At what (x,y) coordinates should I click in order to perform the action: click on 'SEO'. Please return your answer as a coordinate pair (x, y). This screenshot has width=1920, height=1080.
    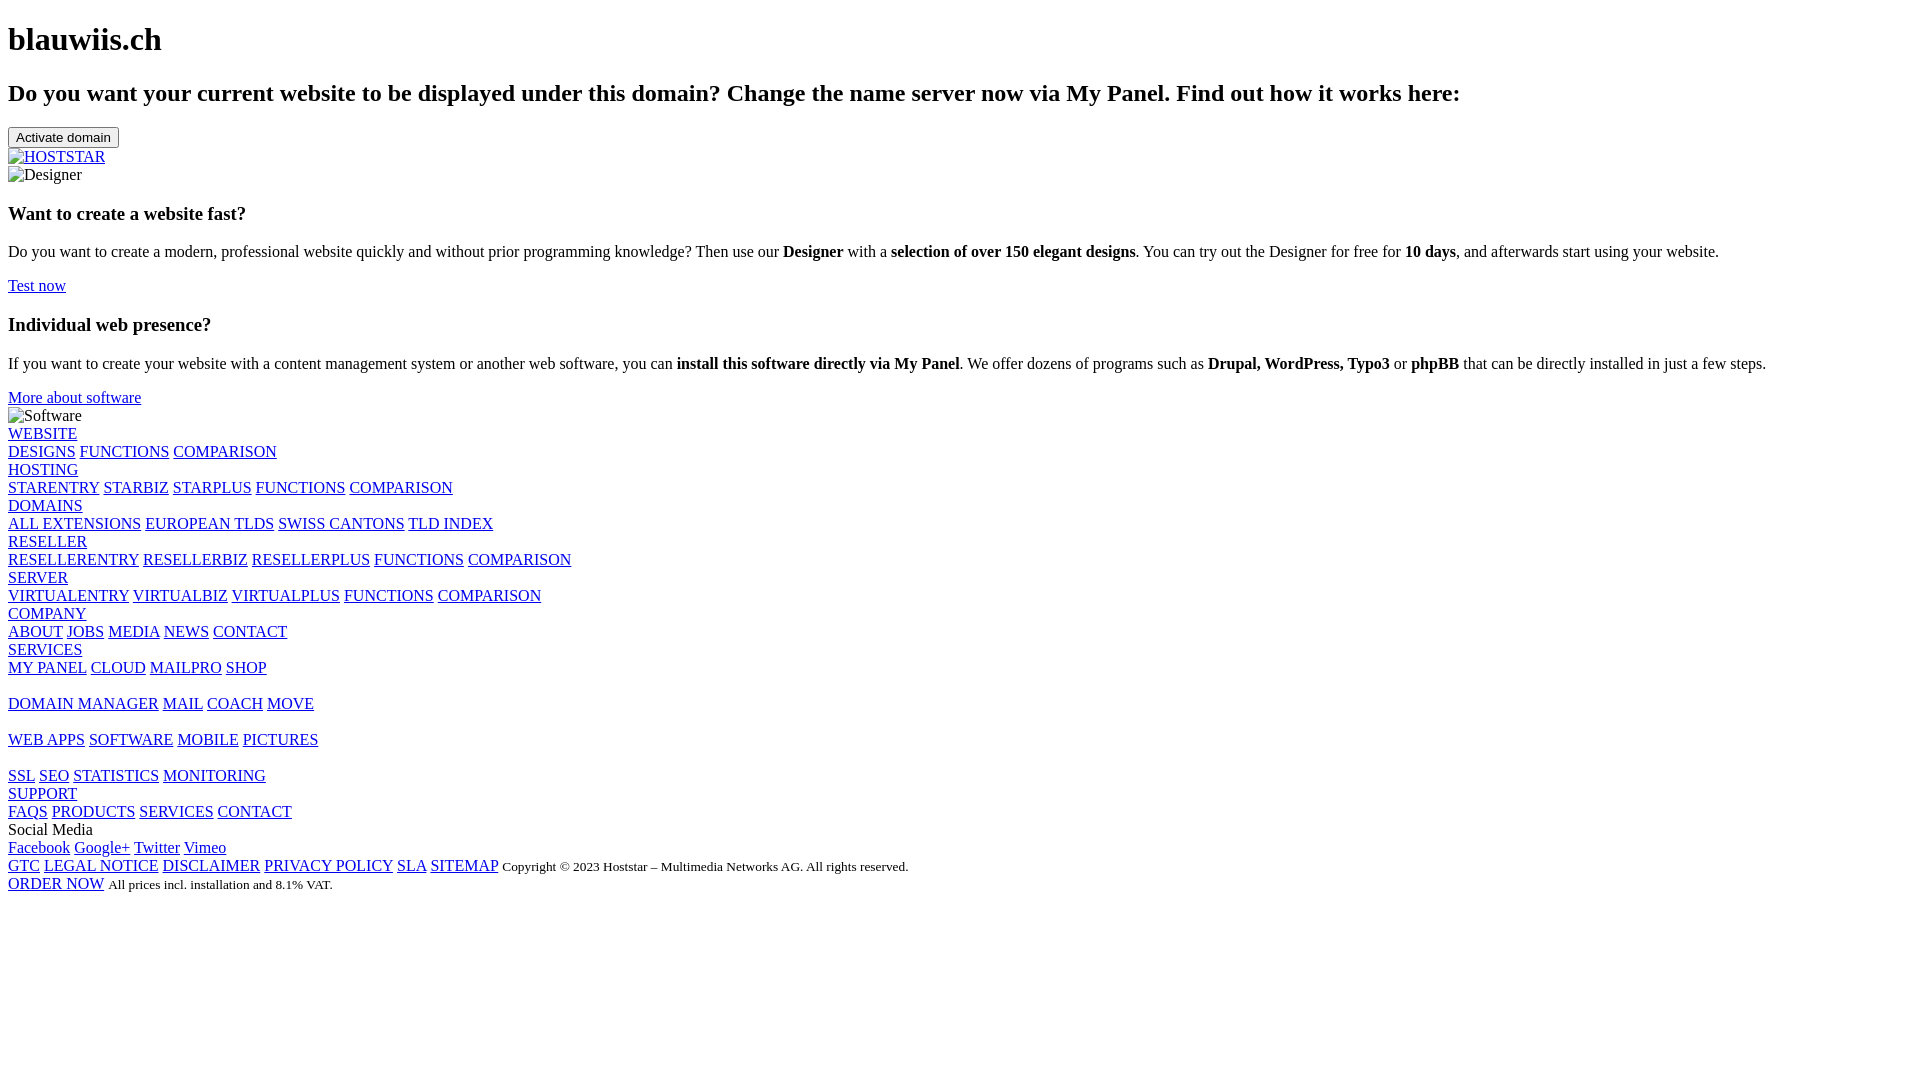
    Looking at the image, I should click on (53, 774).